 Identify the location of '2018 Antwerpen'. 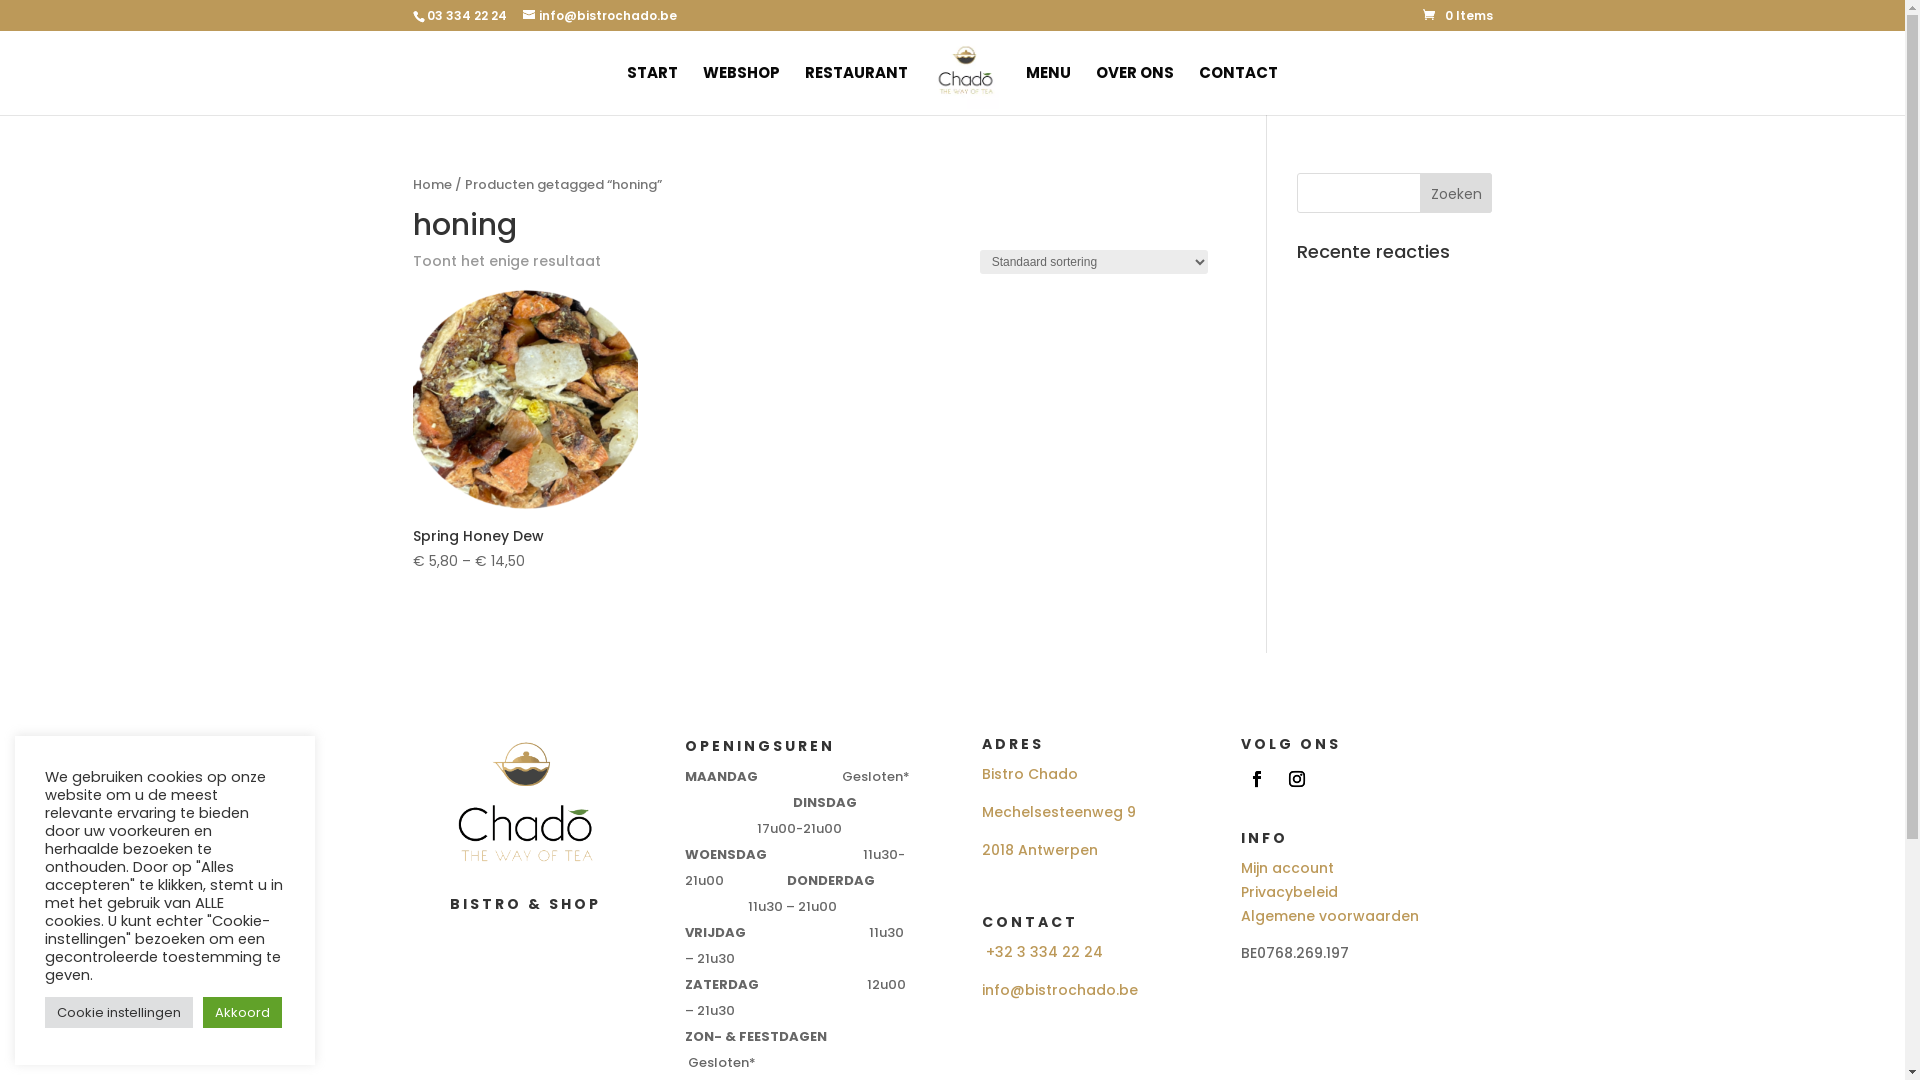
(1040, 849).